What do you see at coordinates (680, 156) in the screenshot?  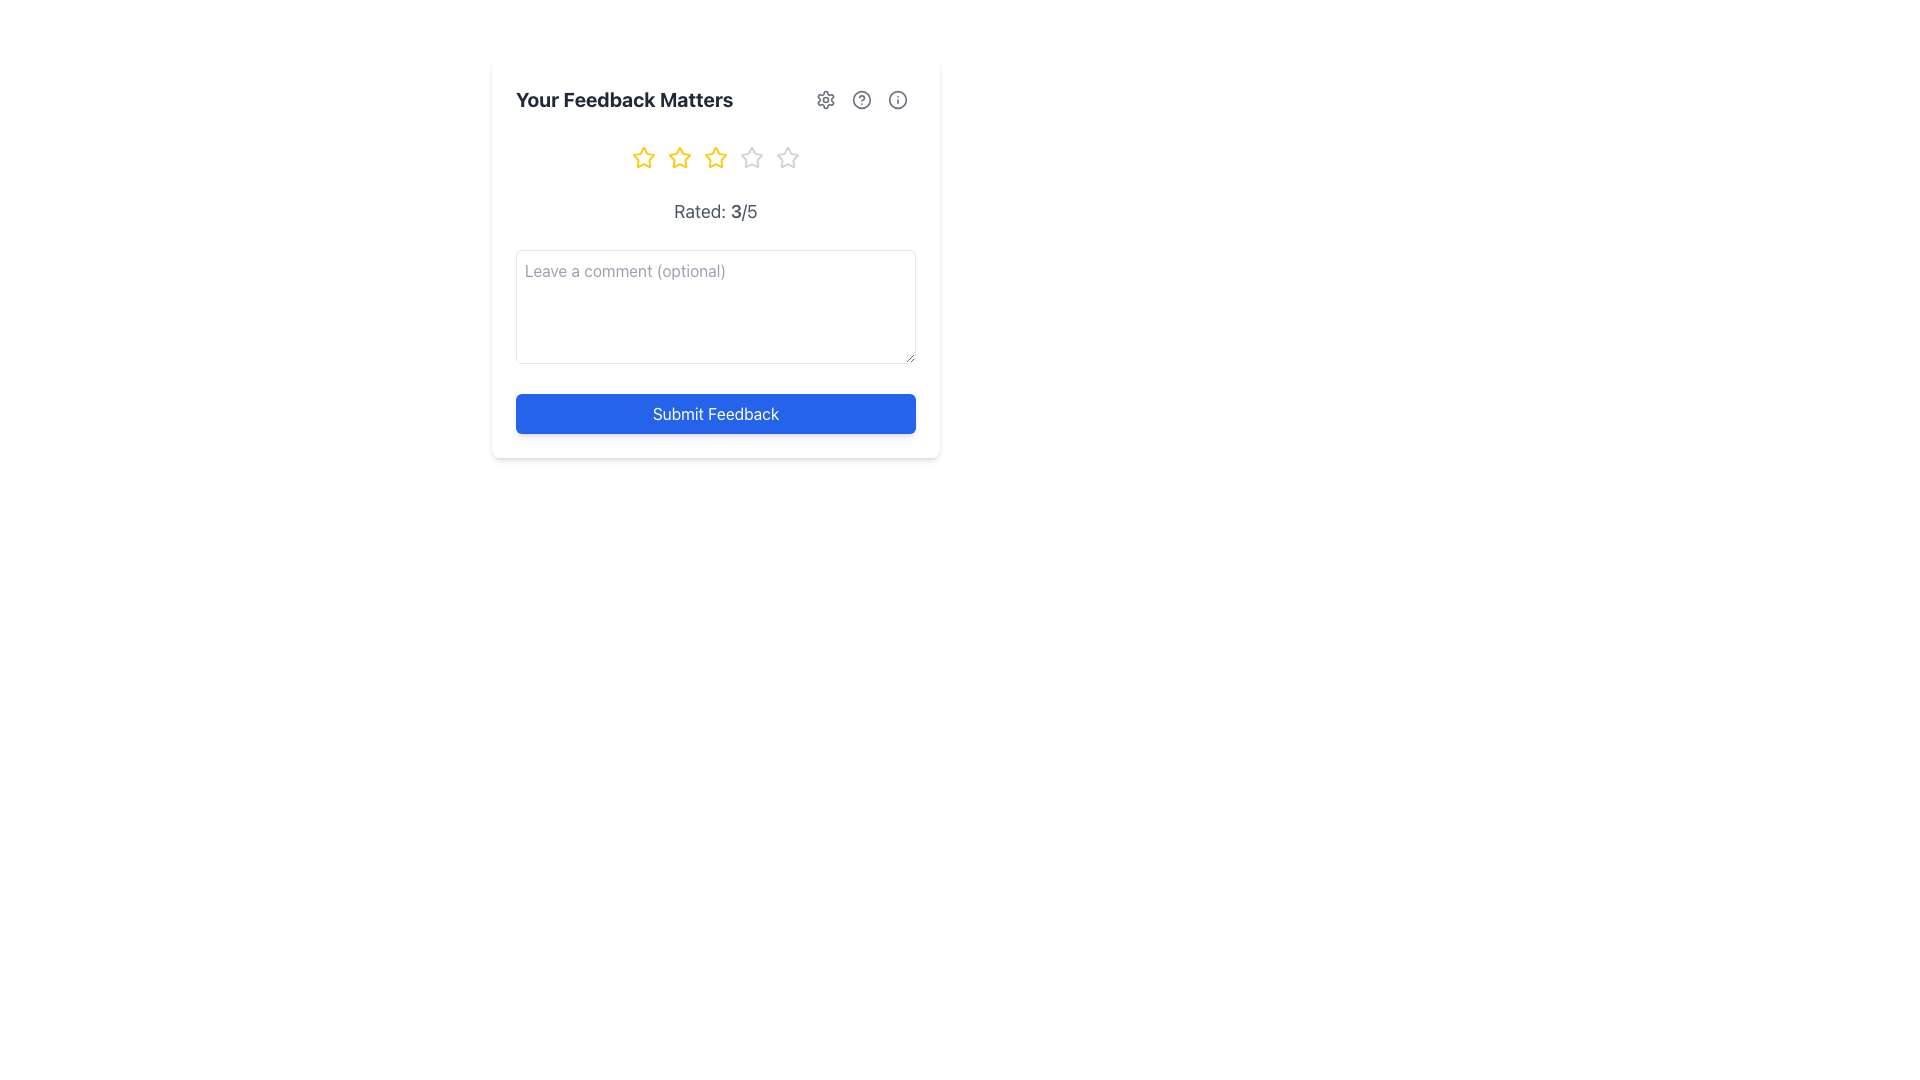 I see `the second star-shaped icon in the rating system located below 'Your Feedback Matters' and above 'Rated: 3/5'` at bounding box center [680, 156].